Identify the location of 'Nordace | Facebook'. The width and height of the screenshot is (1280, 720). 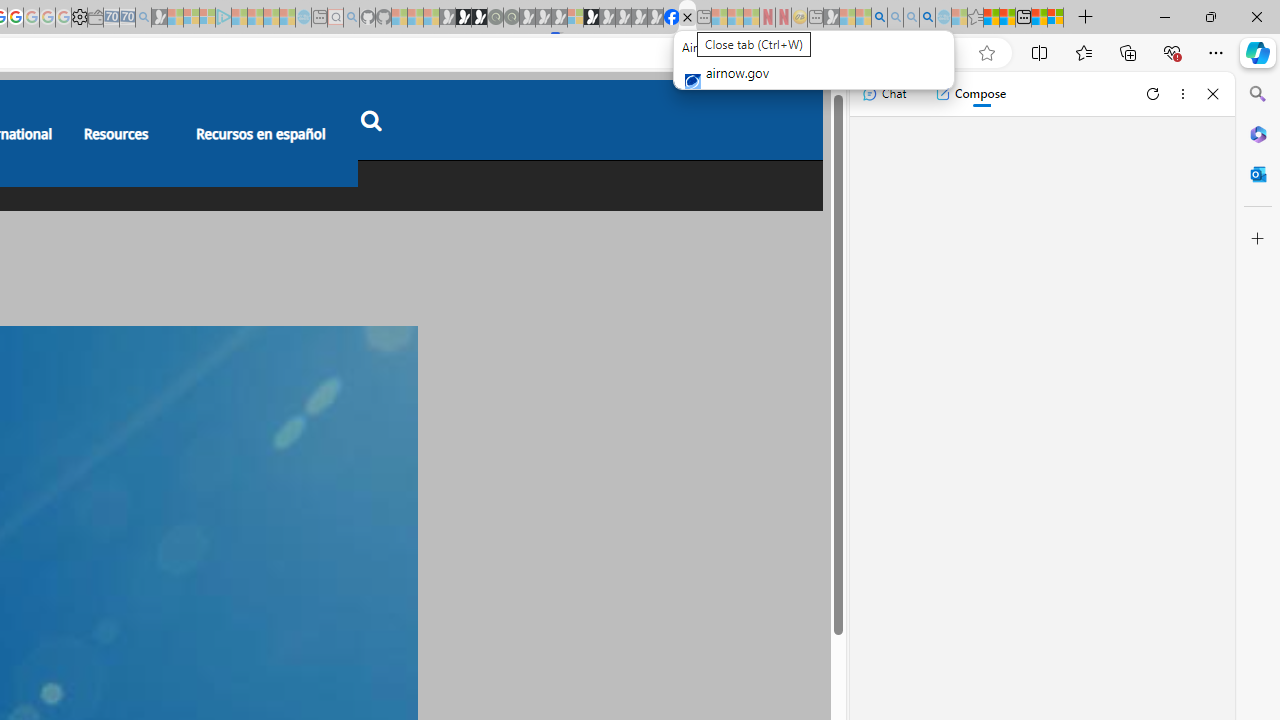
(672, 17).